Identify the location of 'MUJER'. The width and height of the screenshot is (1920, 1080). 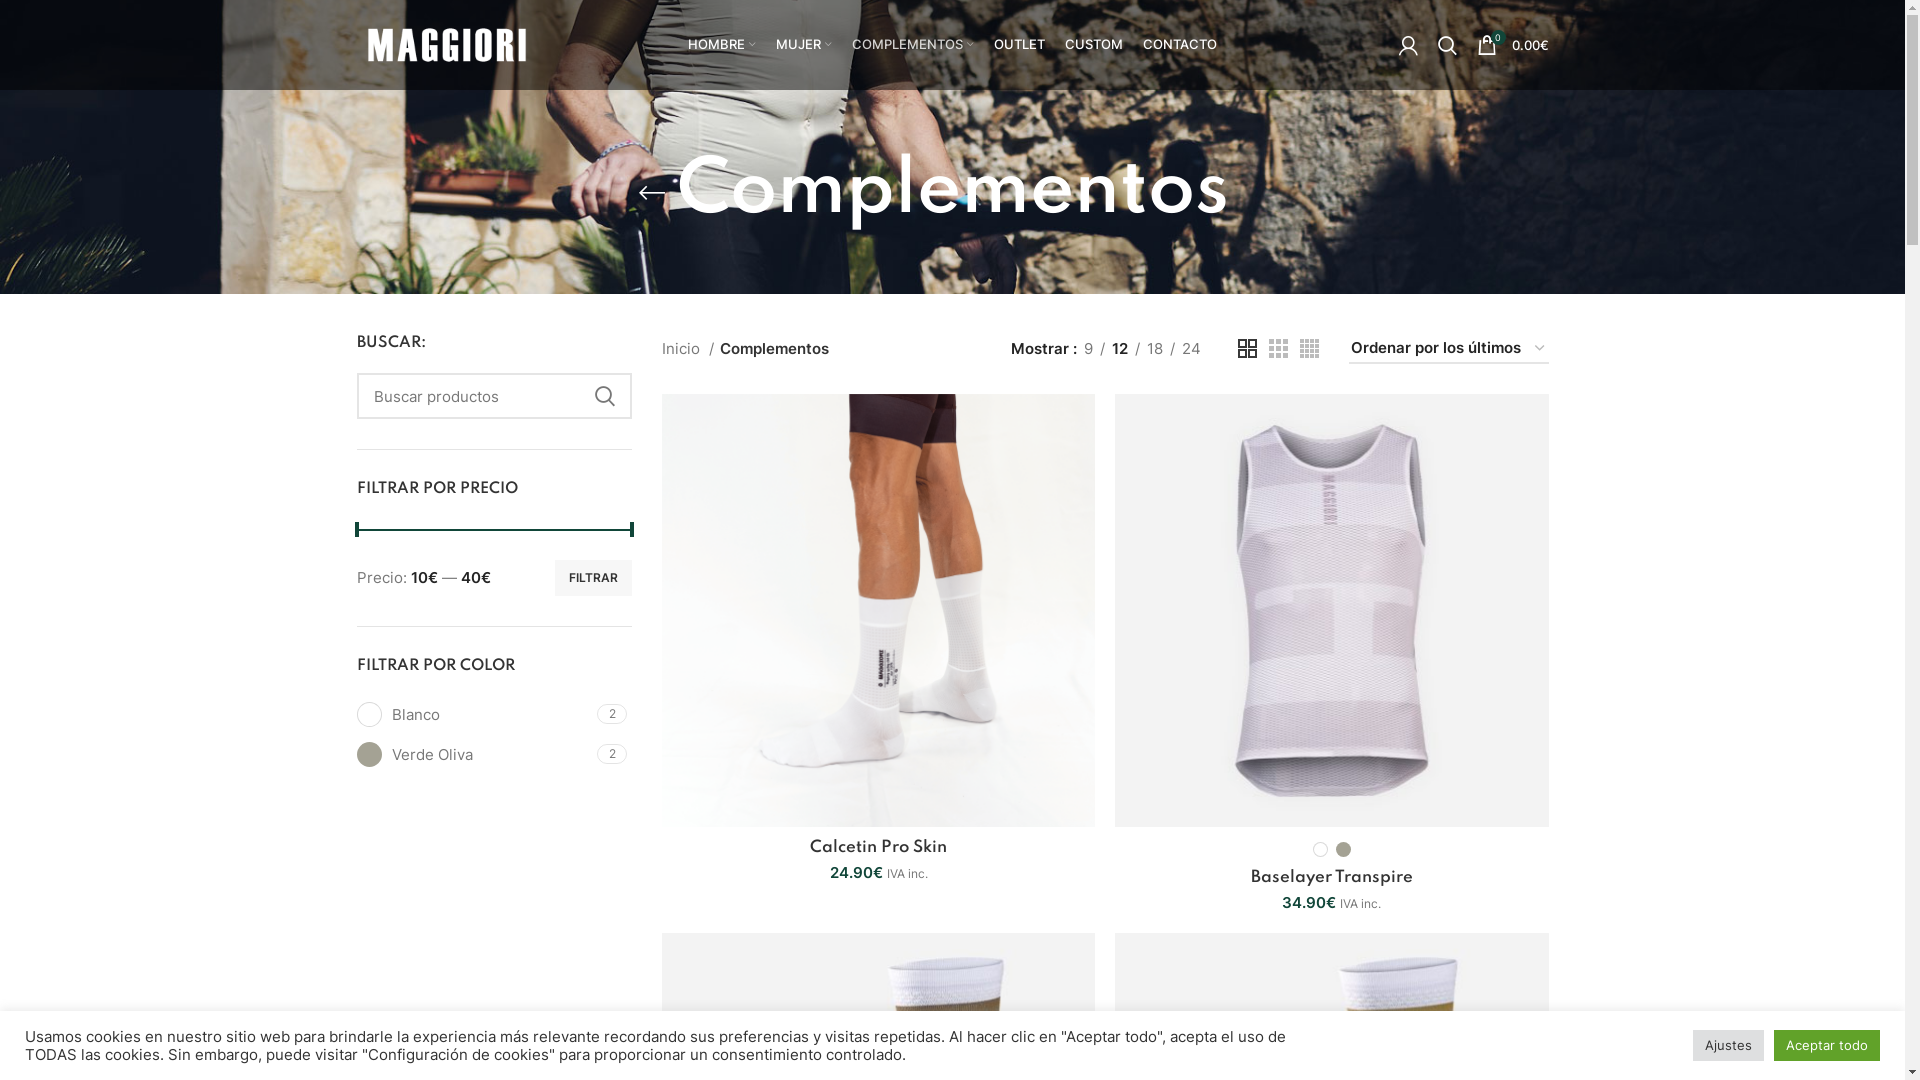
(804, 45).